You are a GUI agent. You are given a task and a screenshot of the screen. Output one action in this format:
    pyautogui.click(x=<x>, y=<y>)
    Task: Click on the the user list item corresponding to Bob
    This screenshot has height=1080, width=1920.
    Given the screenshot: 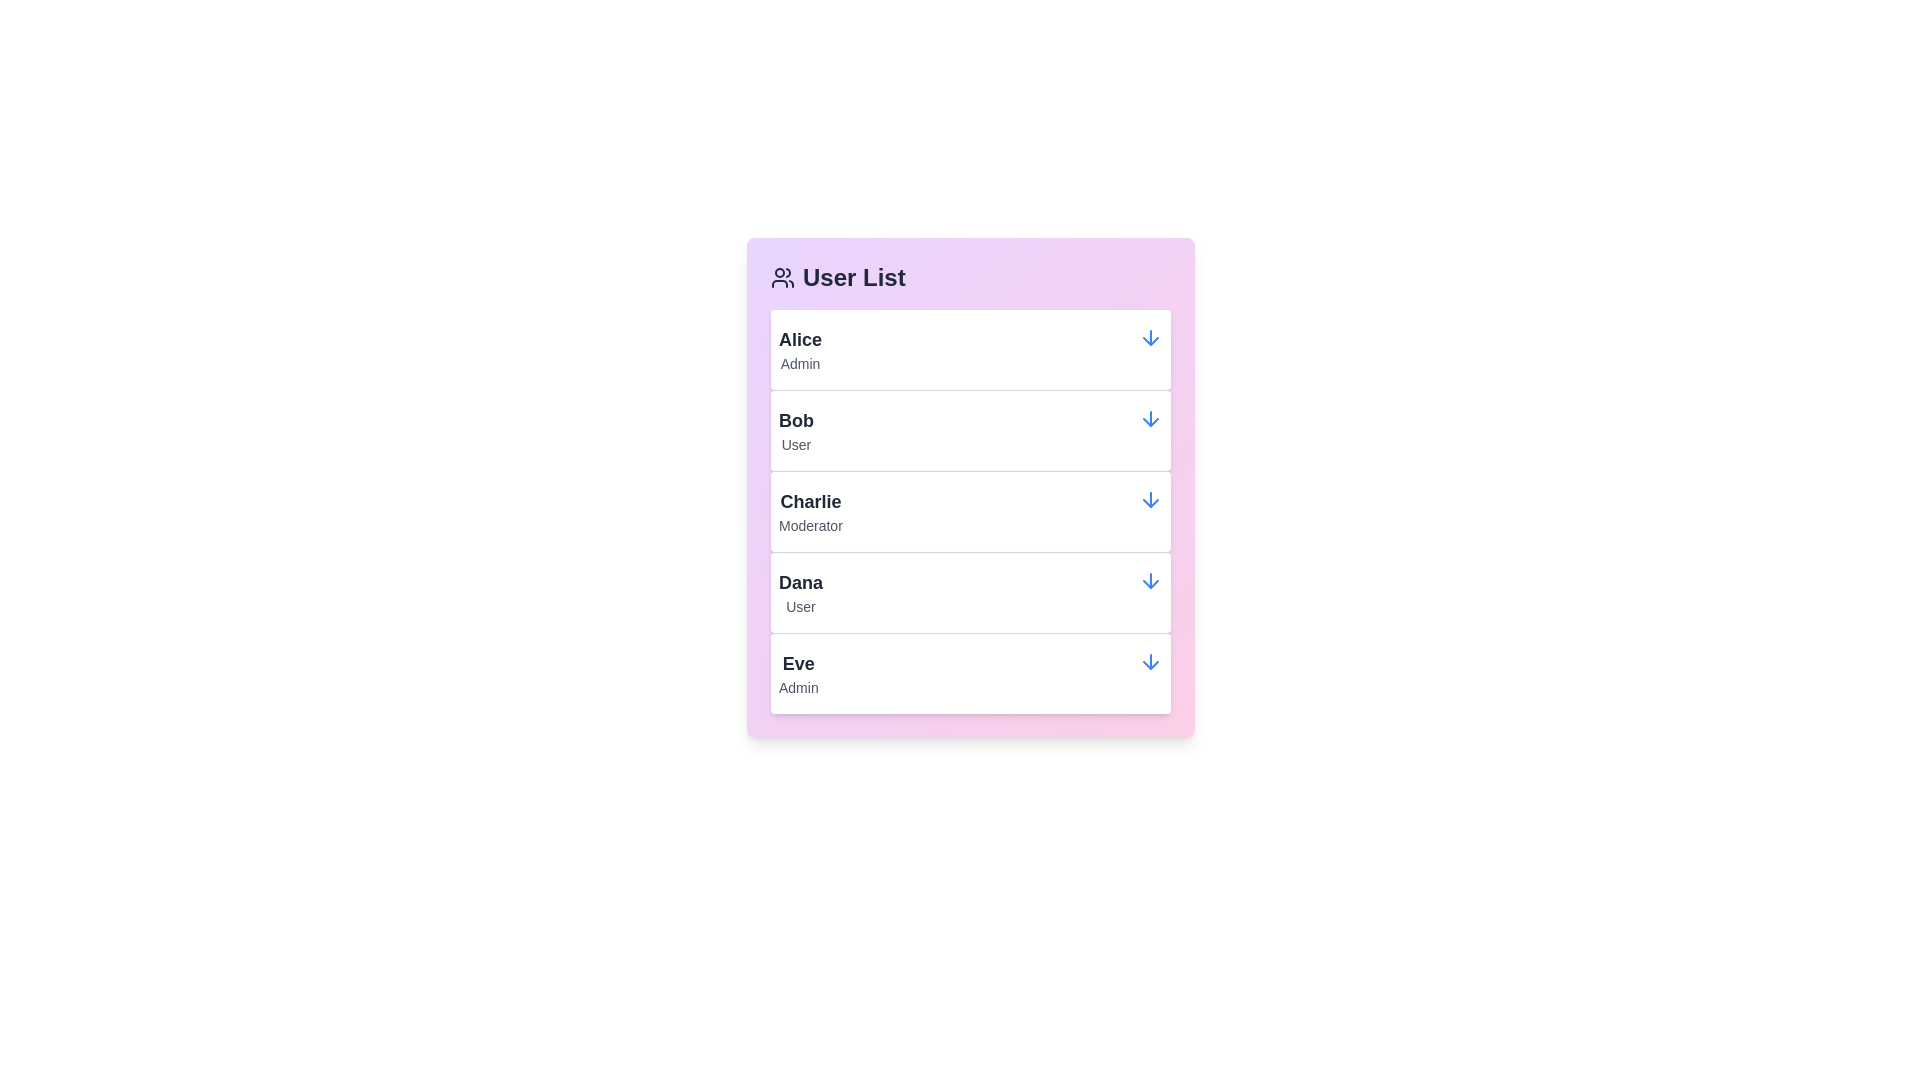 What is the action you would take?
    pyautogui.click(x=970, y=428)
    